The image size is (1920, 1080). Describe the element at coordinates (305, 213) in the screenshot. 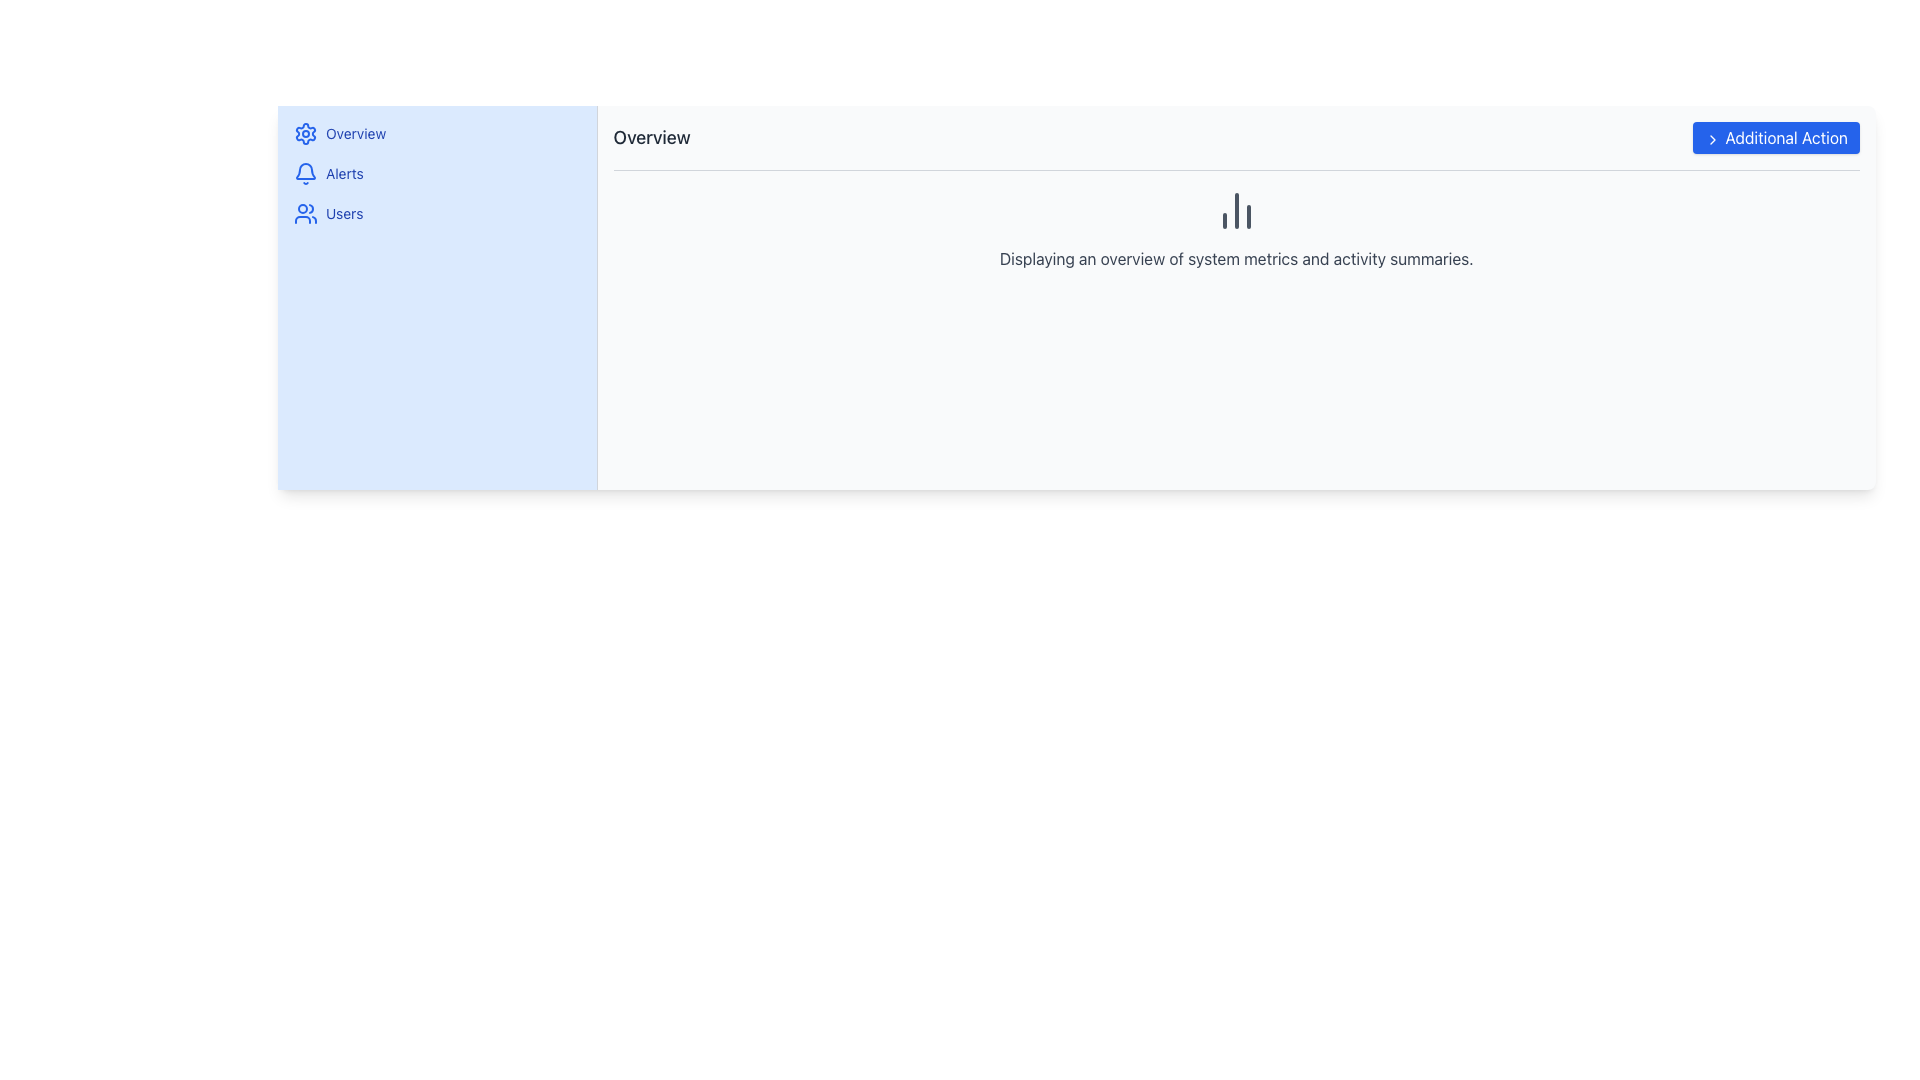

I see `the 'Users' icon located to the left of the text label 'Users' in the vertical navigation panel` at that location.